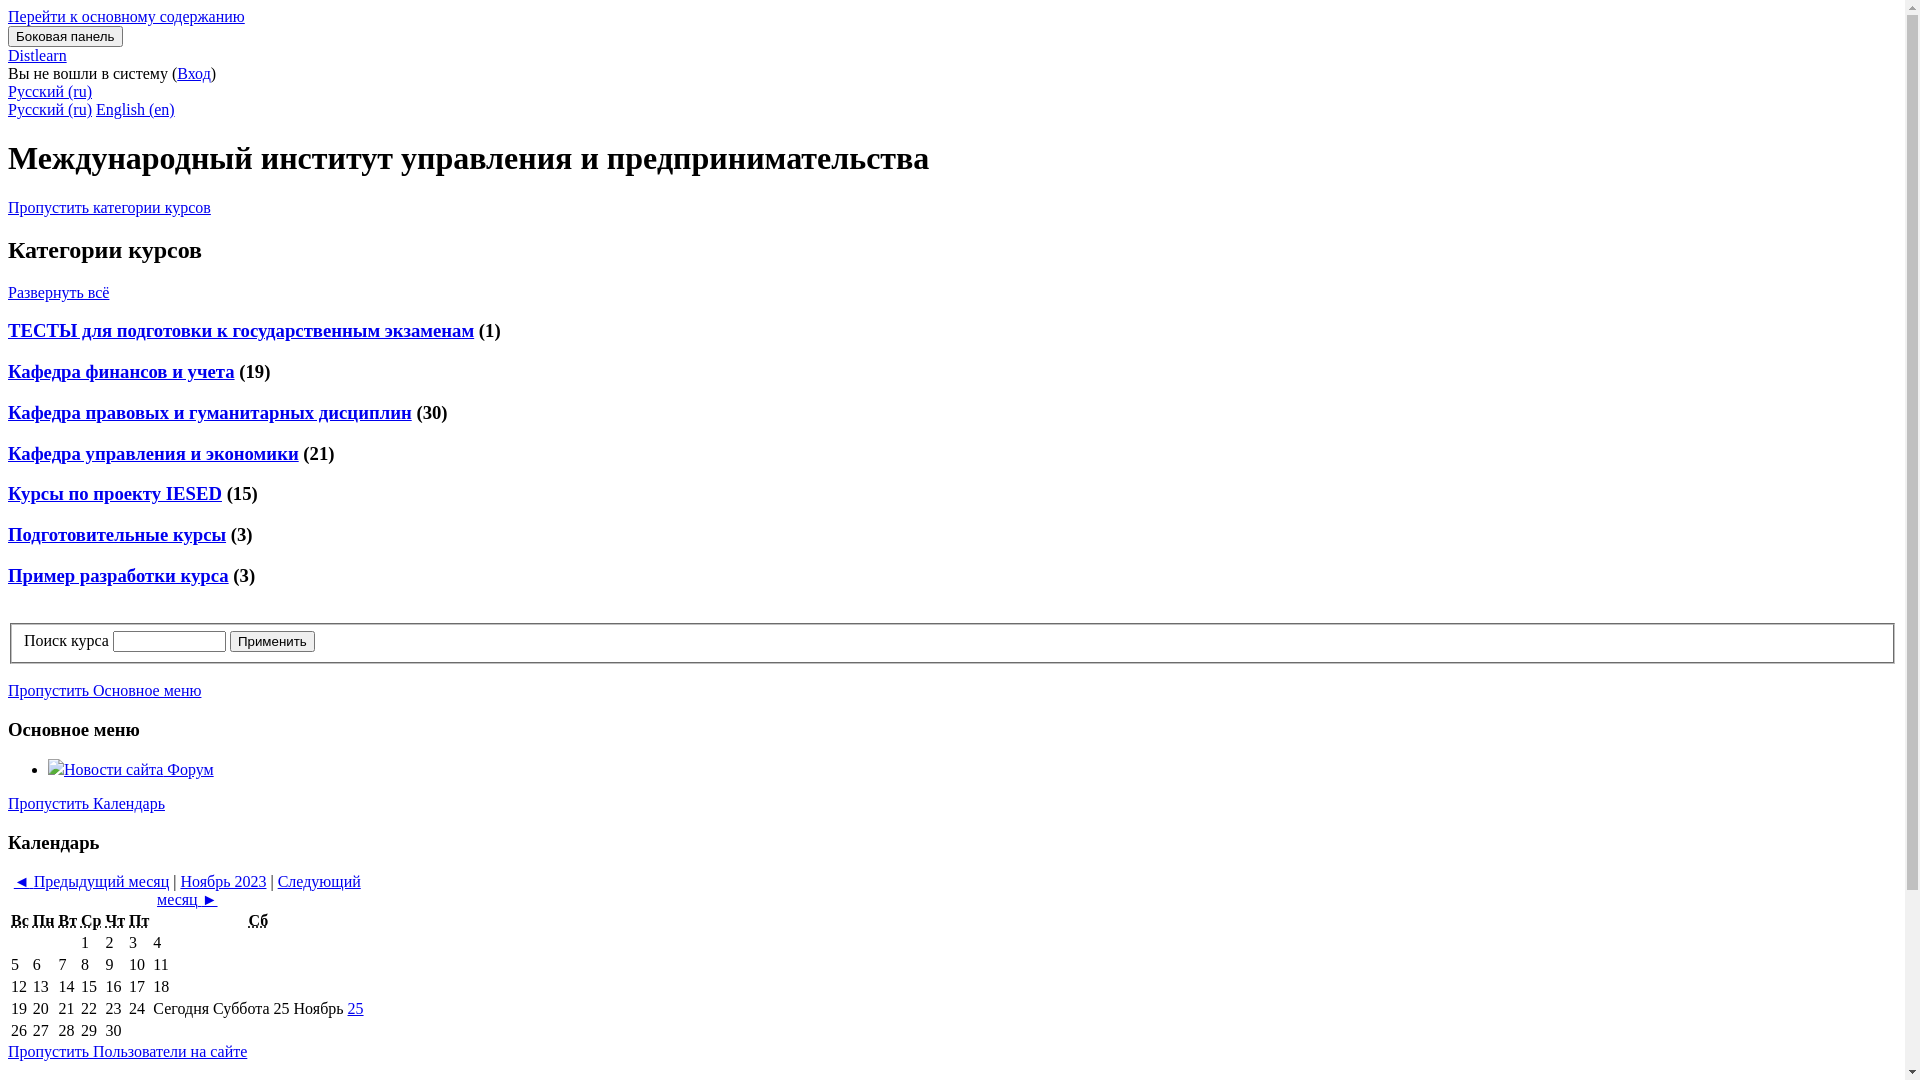 Image resolution: width=1920 pixels, height=1080 pixels. Describe the element at coordinates (347, 1008) in the screenshot. I see `'25'` at that location.